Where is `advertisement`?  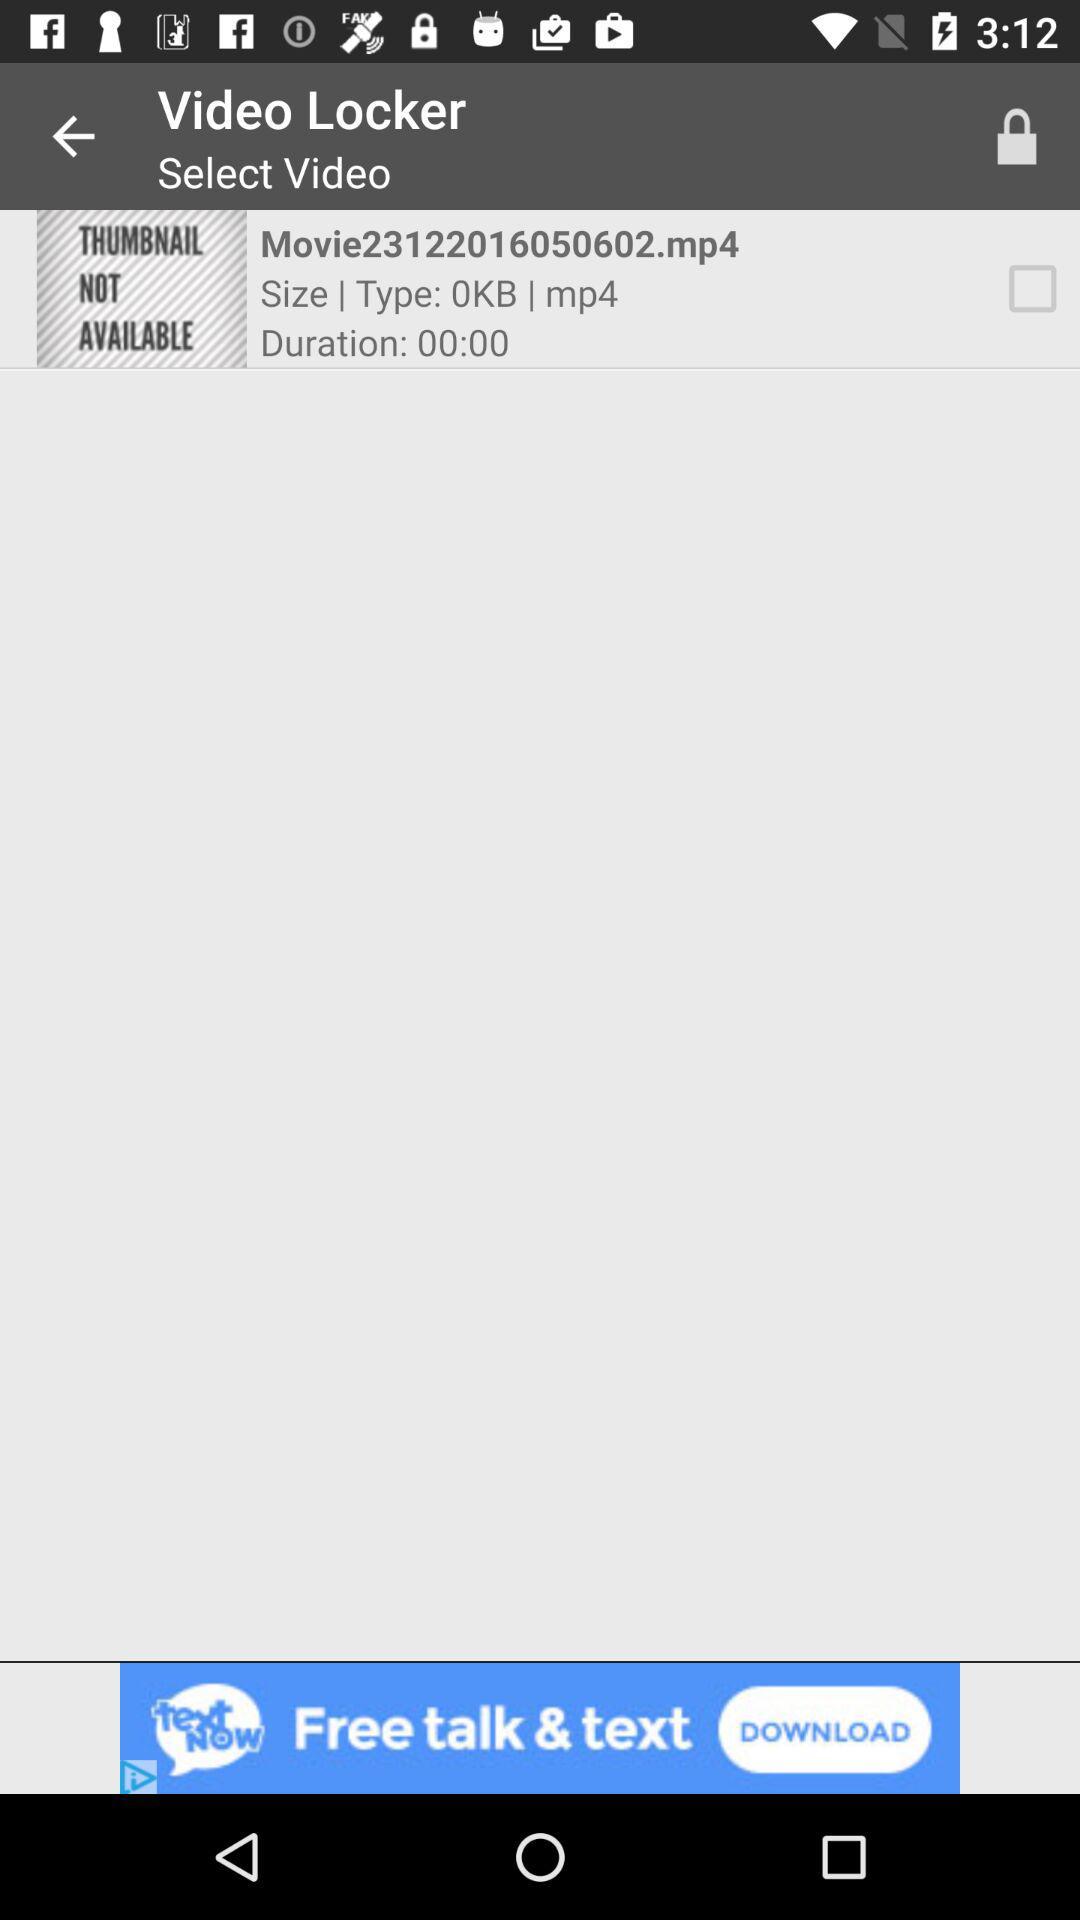
advertisement is located at coordinates (540, 1727).